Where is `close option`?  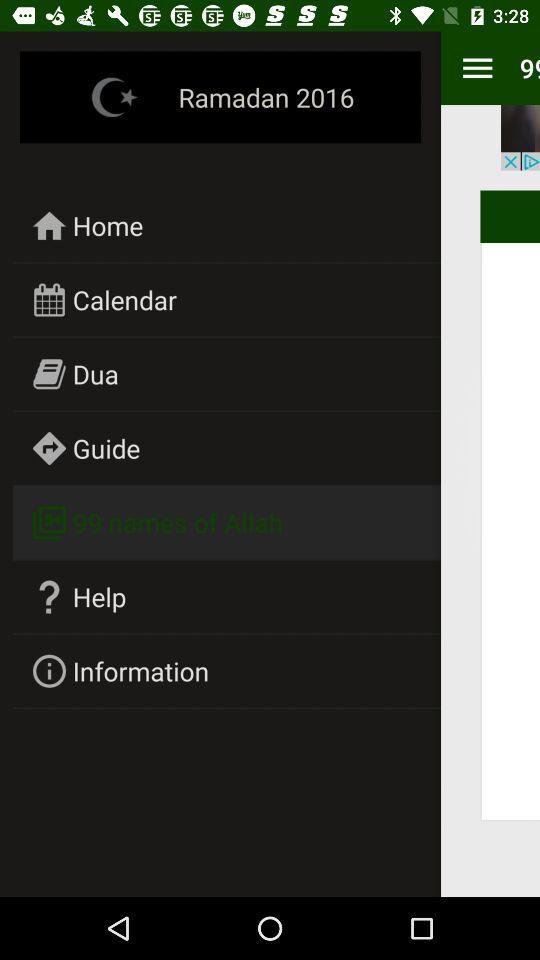 close option is located at coordinates (520, 136).